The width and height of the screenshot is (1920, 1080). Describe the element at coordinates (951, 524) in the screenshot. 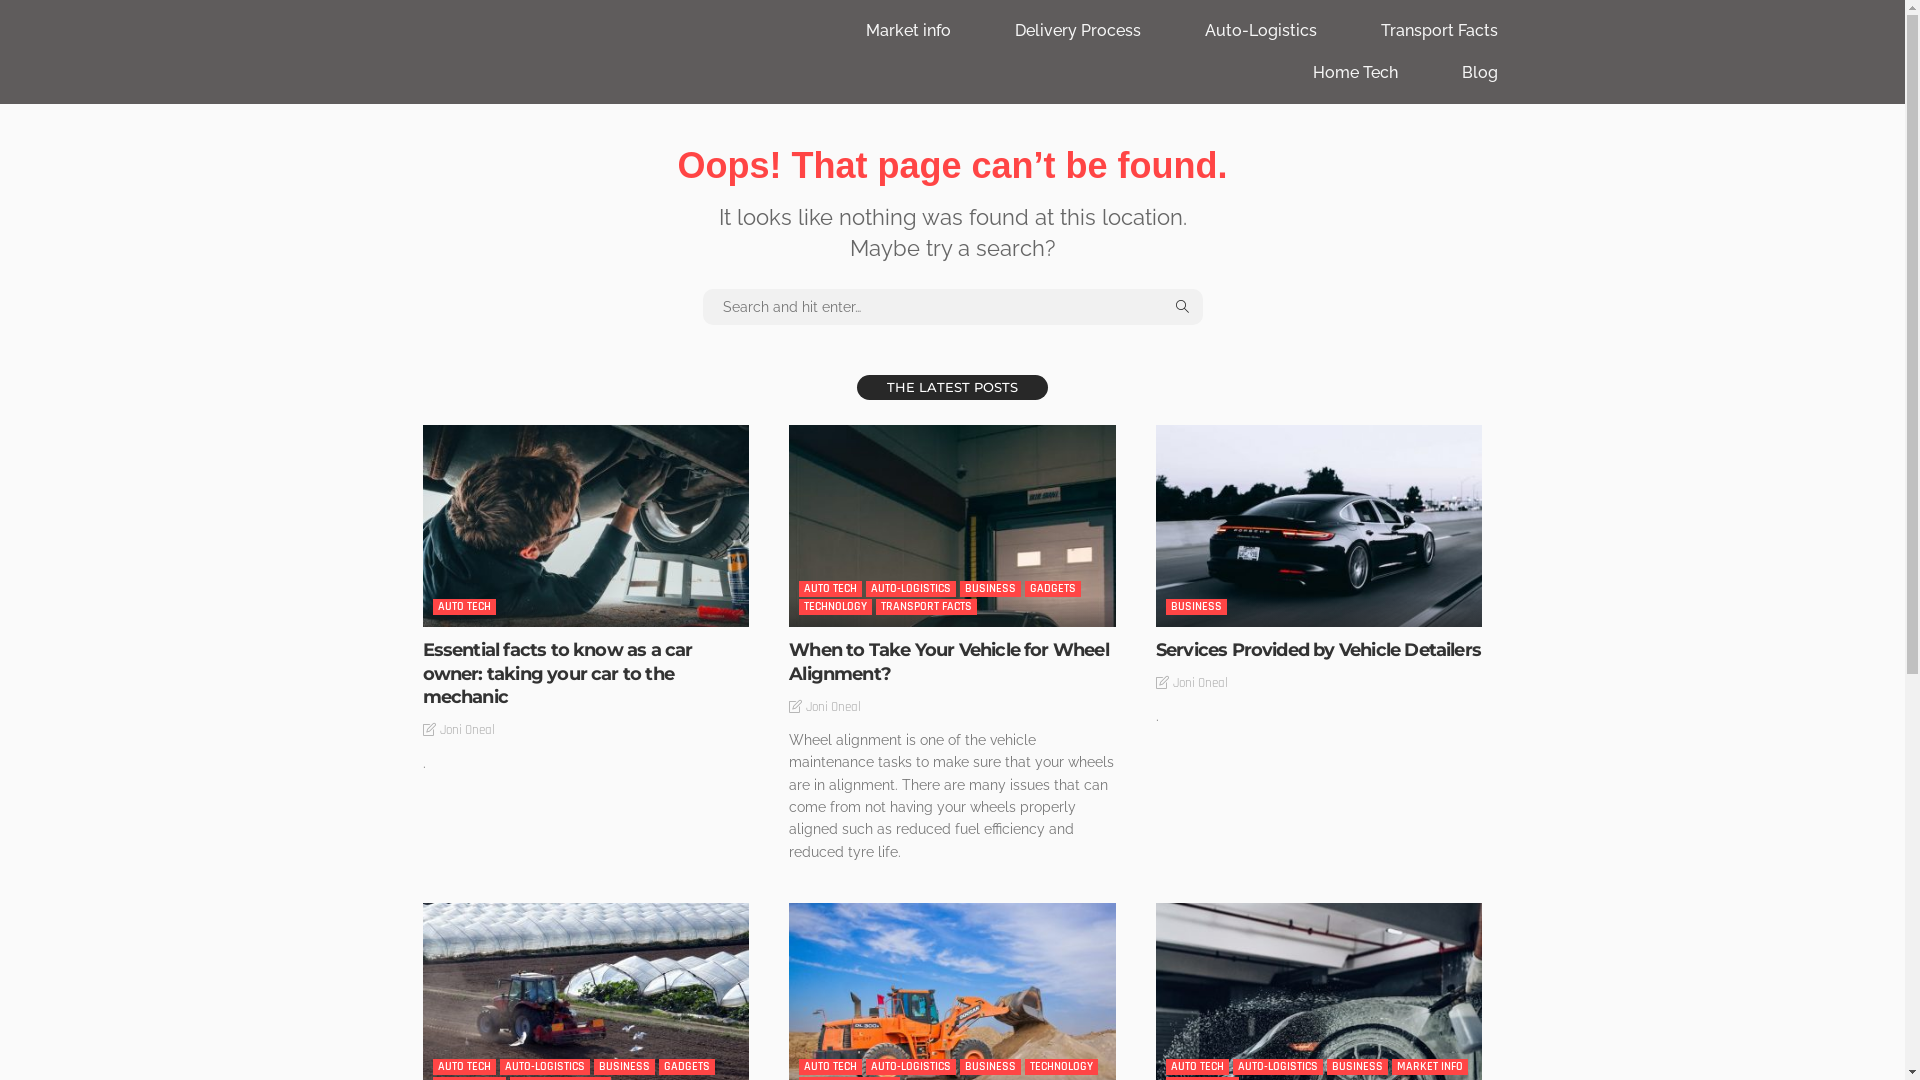

I see `'When to Take Your Vehicle for Wheel Alignment?'` at that location.